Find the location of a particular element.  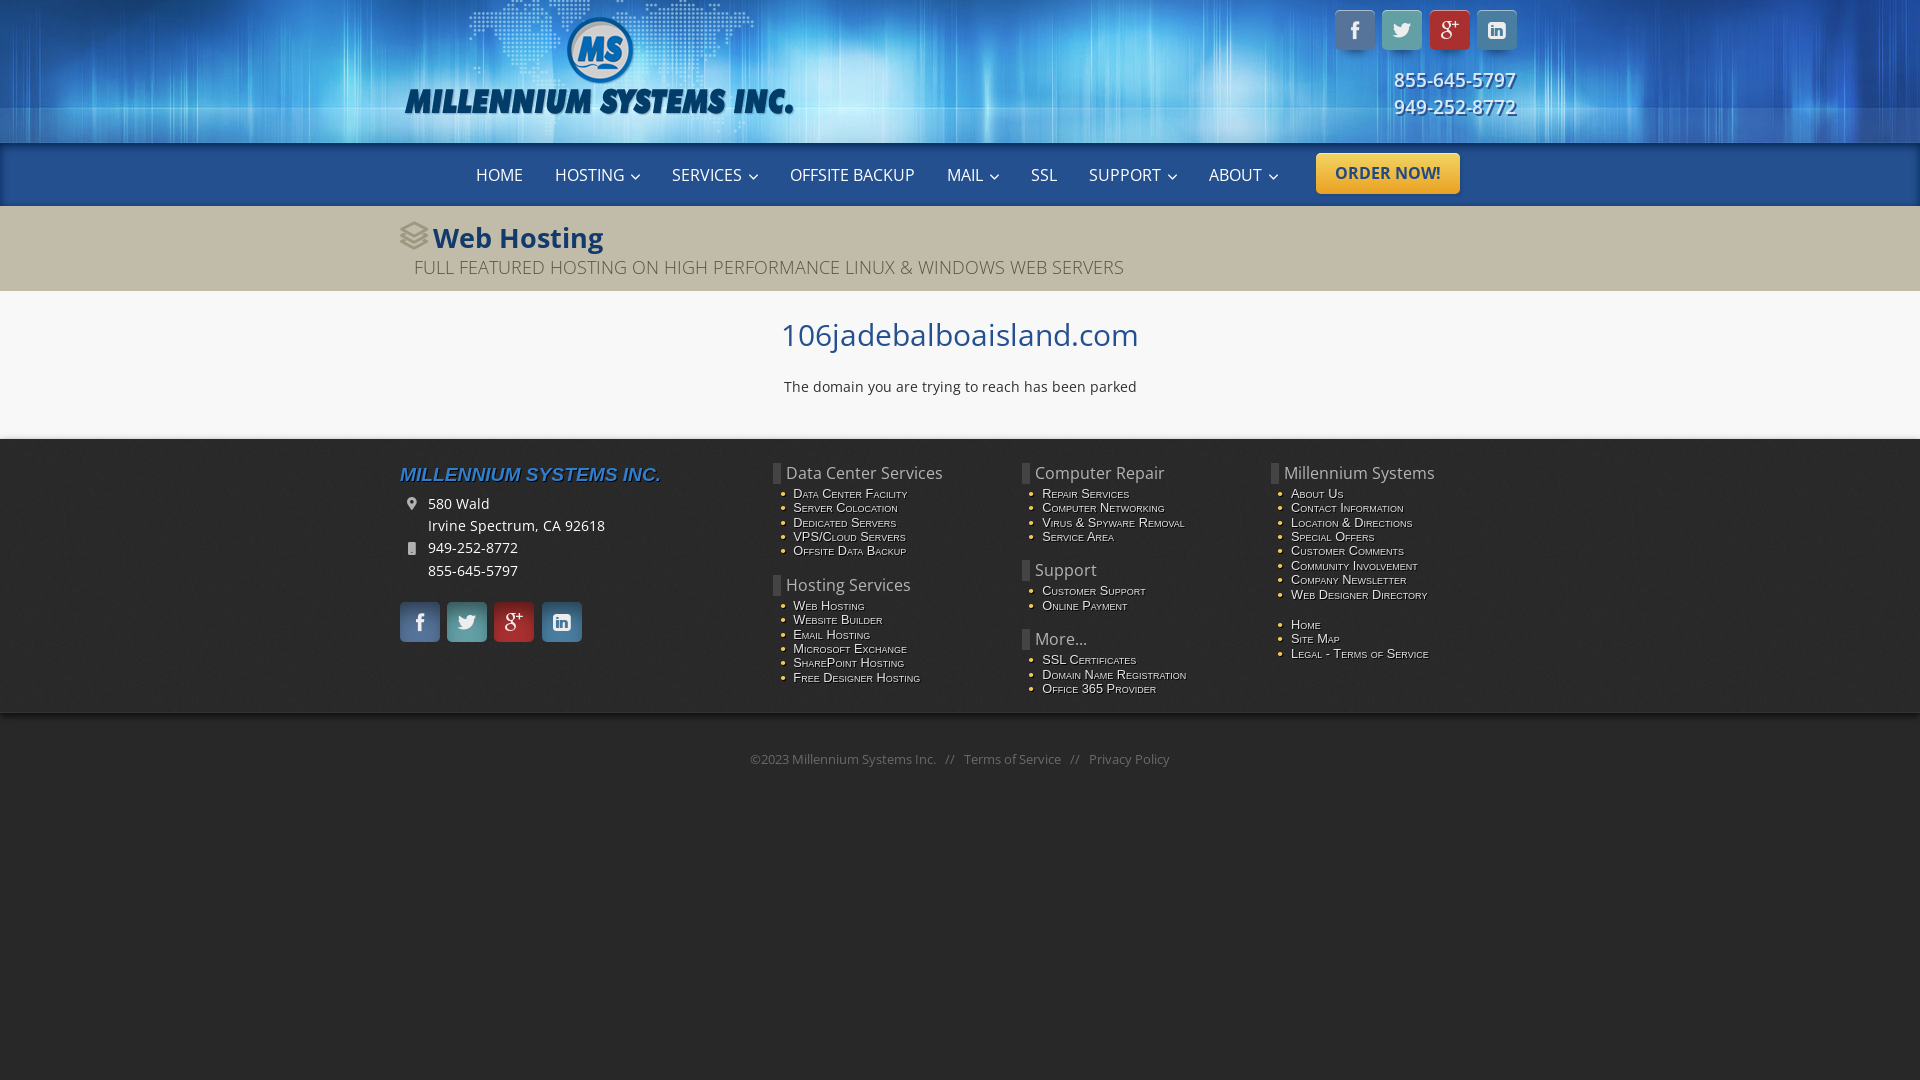

'Data Center Facility' is located at coordinates (849, 493).